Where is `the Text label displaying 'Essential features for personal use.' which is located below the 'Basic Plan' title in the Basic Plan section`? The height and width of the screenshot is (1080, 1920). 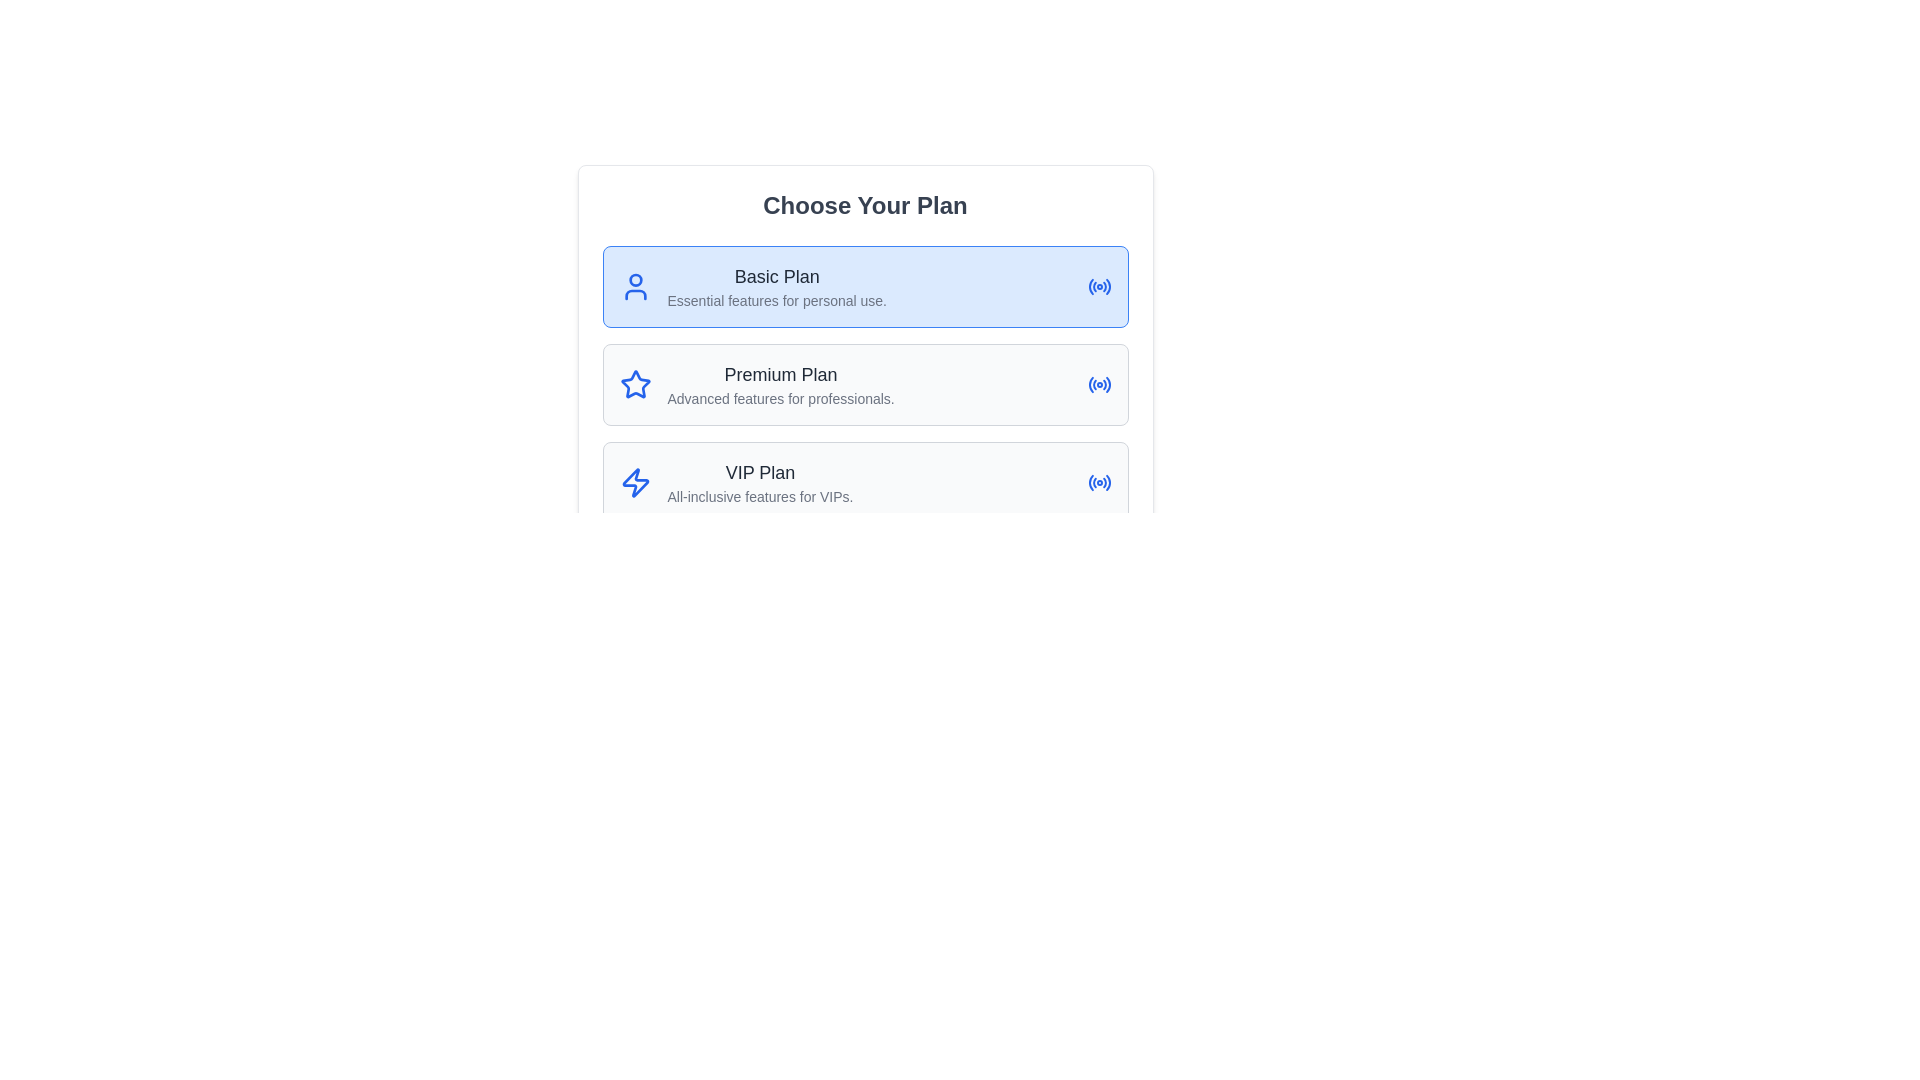 the Text label displaying 'Essential features for personal use.' which is located below the 'Basic Plan' title in the Basic Plan section is located at coordinates (776, 300).